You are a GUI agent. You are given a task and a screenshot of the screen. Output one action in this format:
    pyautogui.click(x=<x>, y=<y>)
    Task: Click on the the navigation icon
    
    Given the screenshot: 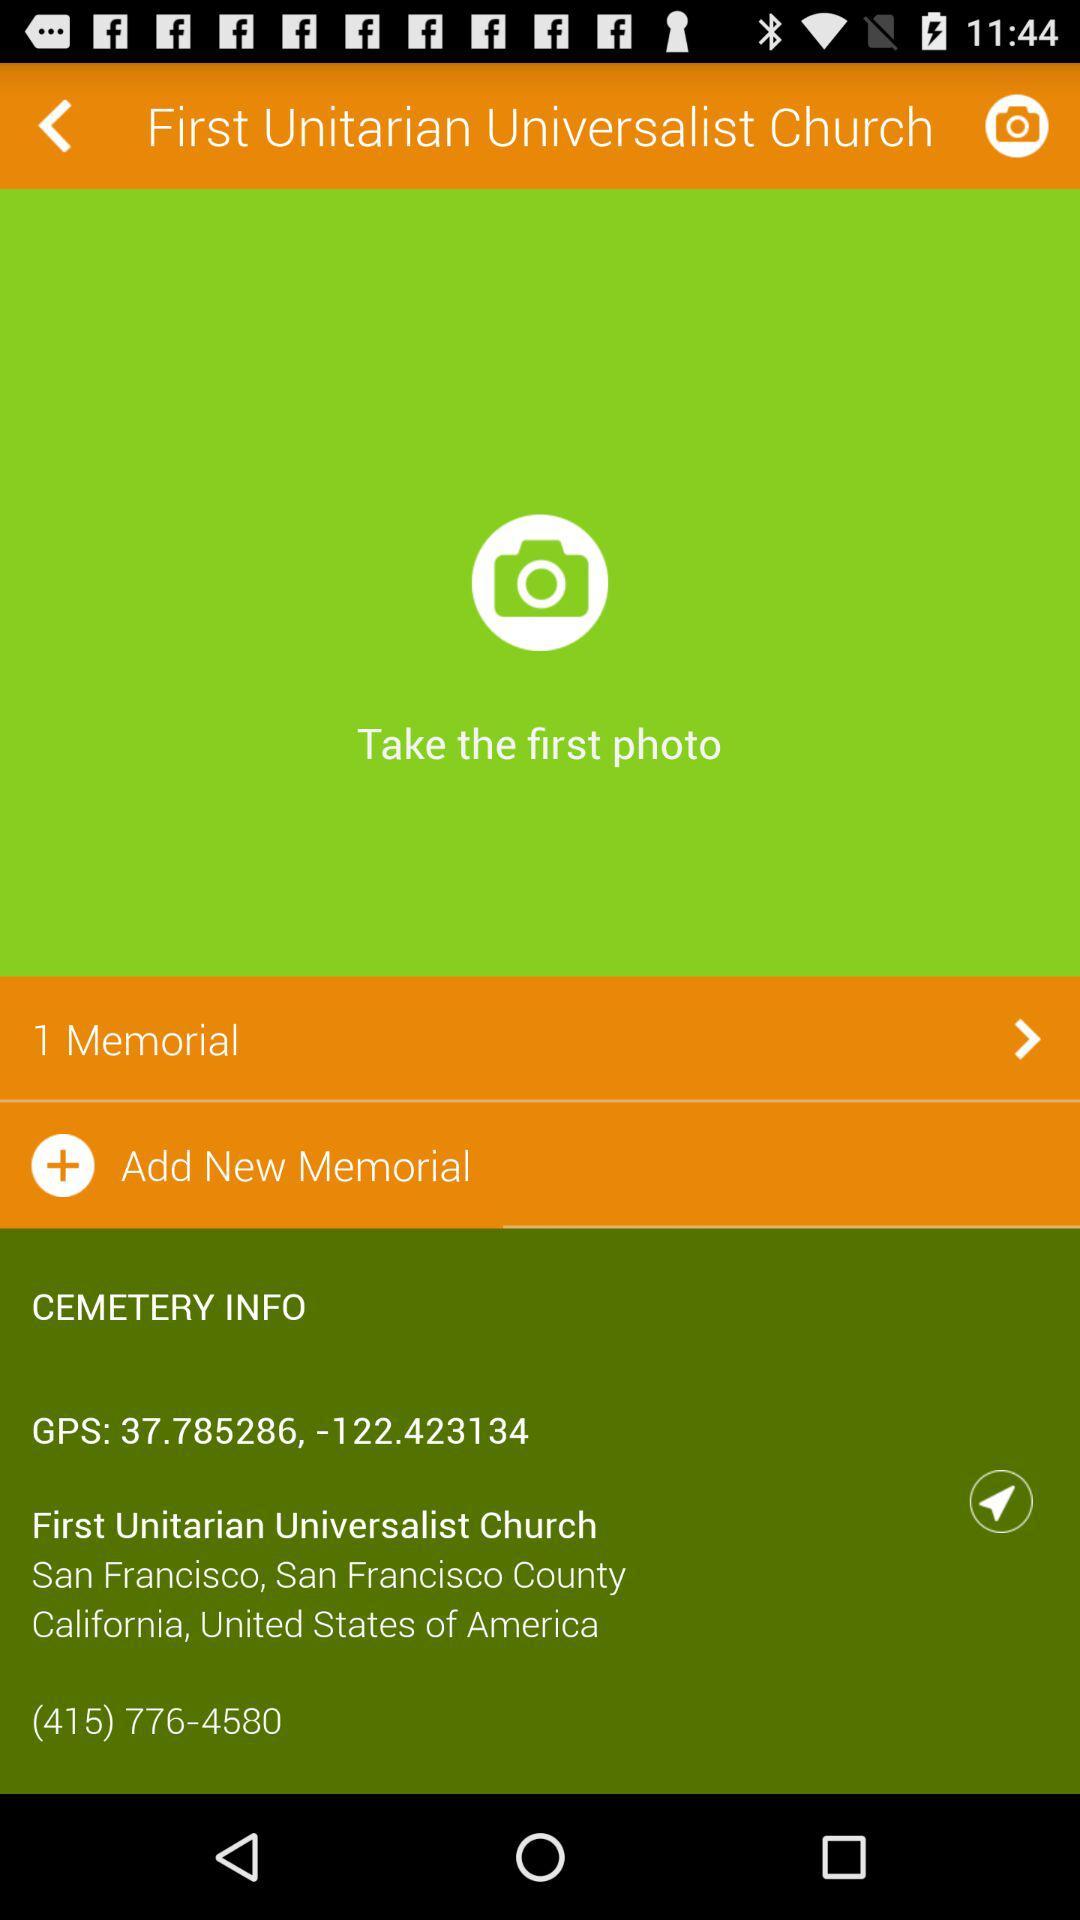 What is the action you would take?
    pyautogui.click(x=1001, y=1607)
    